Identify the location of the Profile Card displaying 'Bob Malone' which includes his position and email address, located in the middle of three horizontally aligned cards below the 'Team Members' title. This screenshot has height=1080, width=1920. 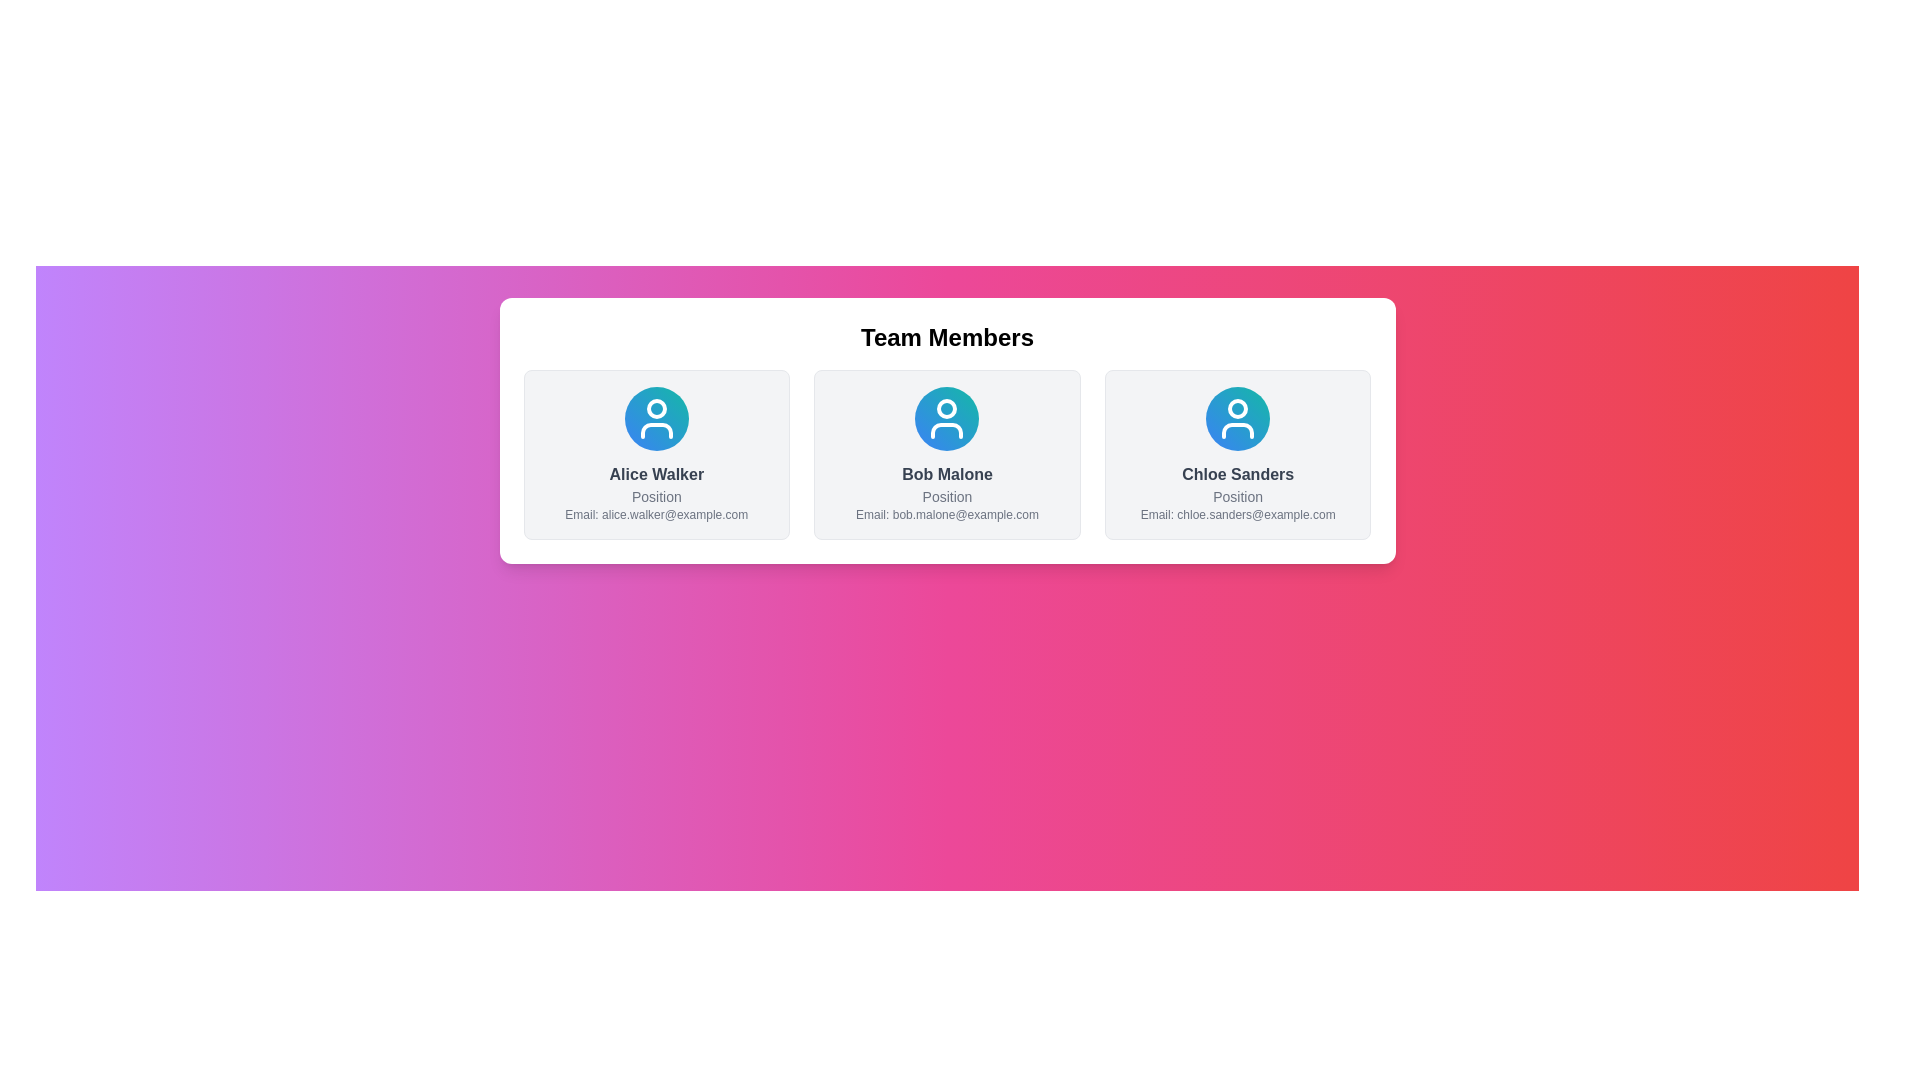
(946, 455).